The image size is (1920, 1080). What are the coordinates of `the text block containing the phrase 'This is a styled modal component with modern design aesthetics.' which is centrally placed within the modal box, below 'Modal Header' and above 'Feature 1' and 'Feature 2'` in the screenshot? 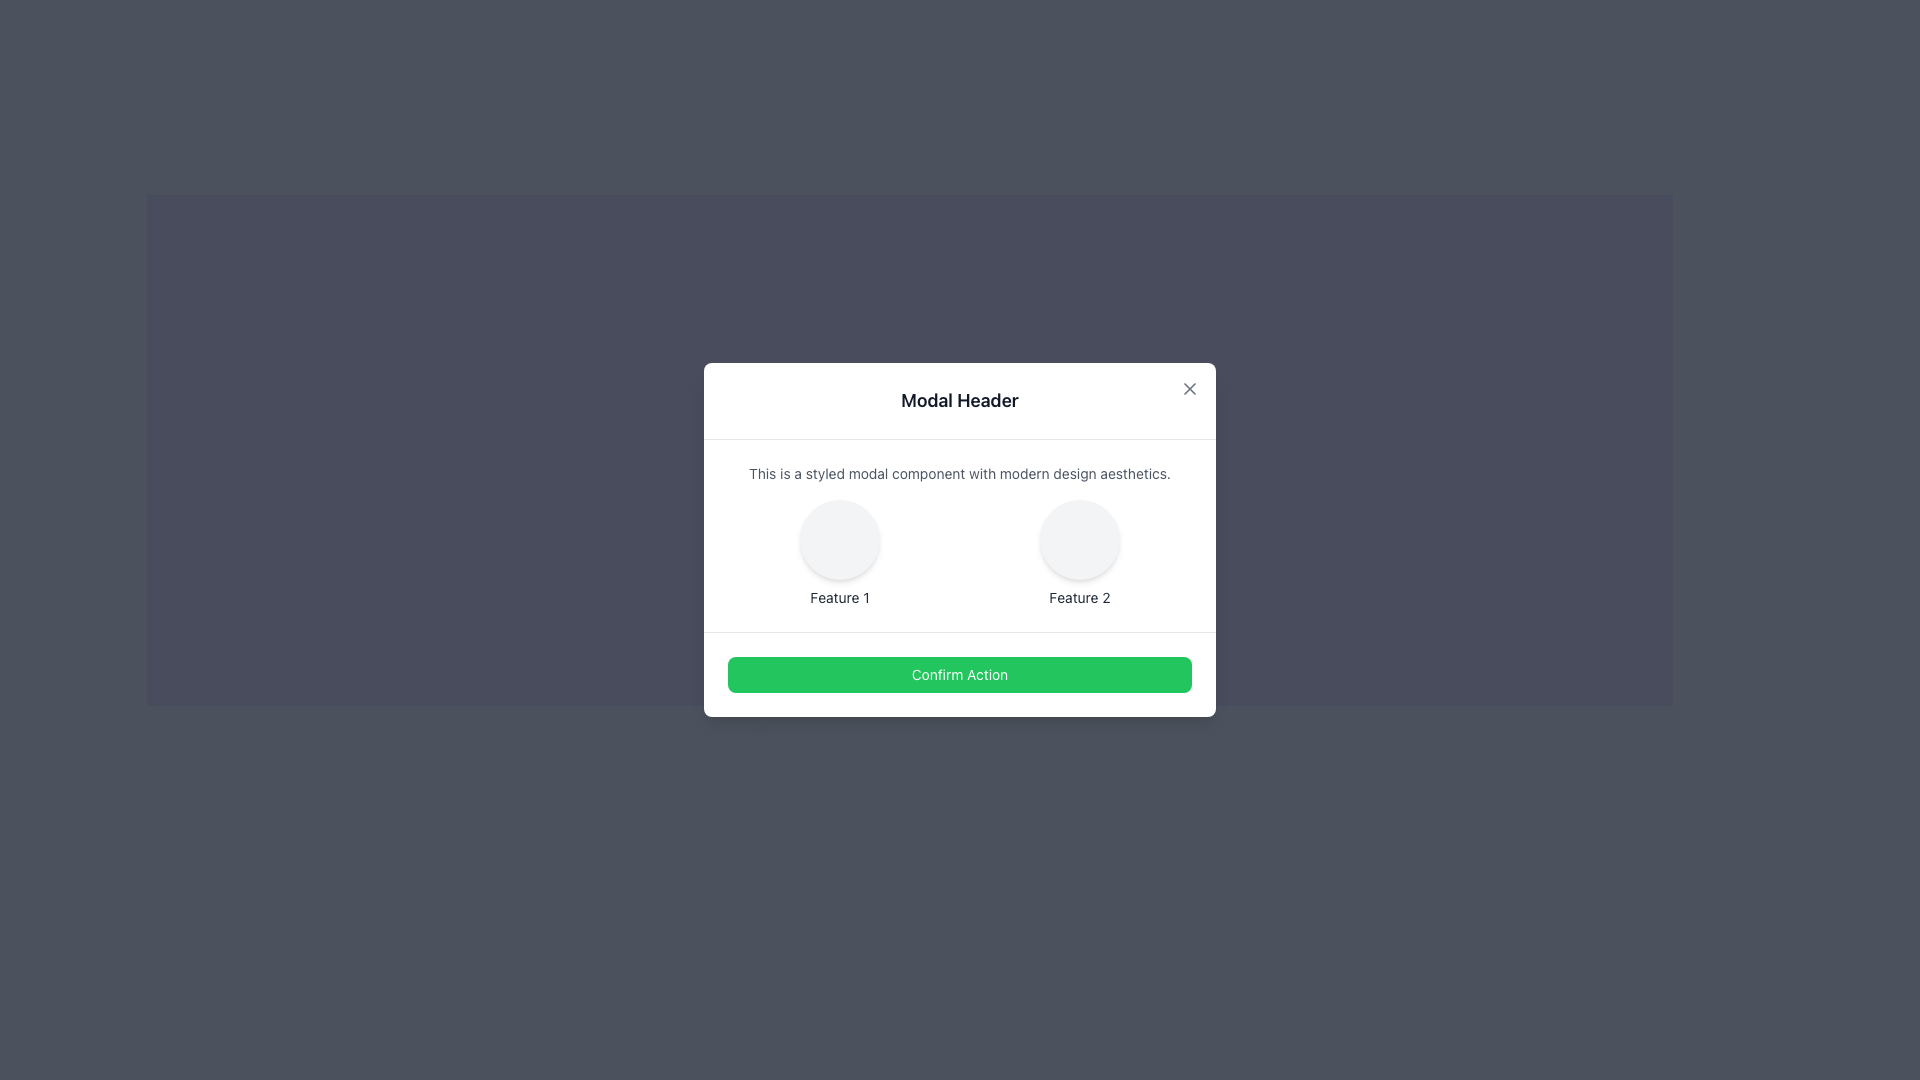 It's located at (960, 474).